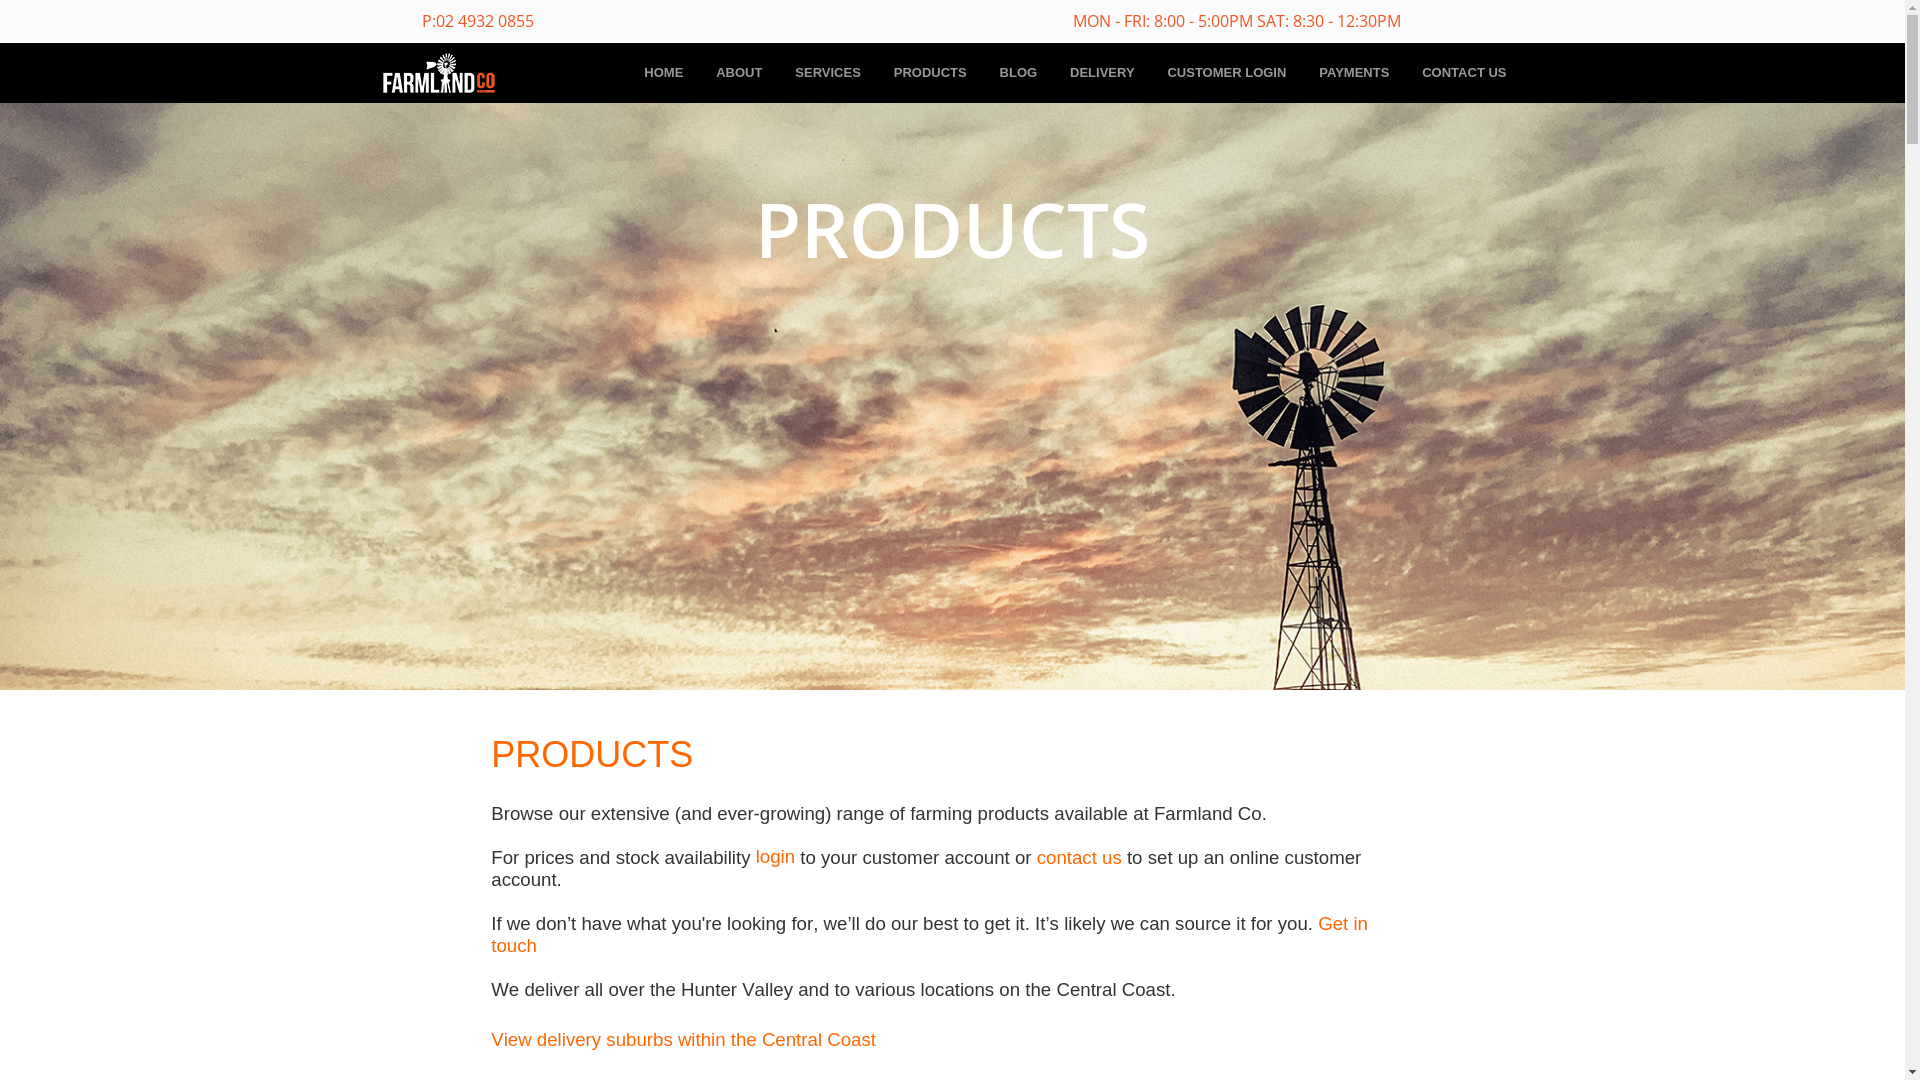 The width and height of the screenshot is (1920, 1080). What do you see at coordinates (663, 72) in the screenshot?
I see `'HOME'` at bounding box center [663, 72].